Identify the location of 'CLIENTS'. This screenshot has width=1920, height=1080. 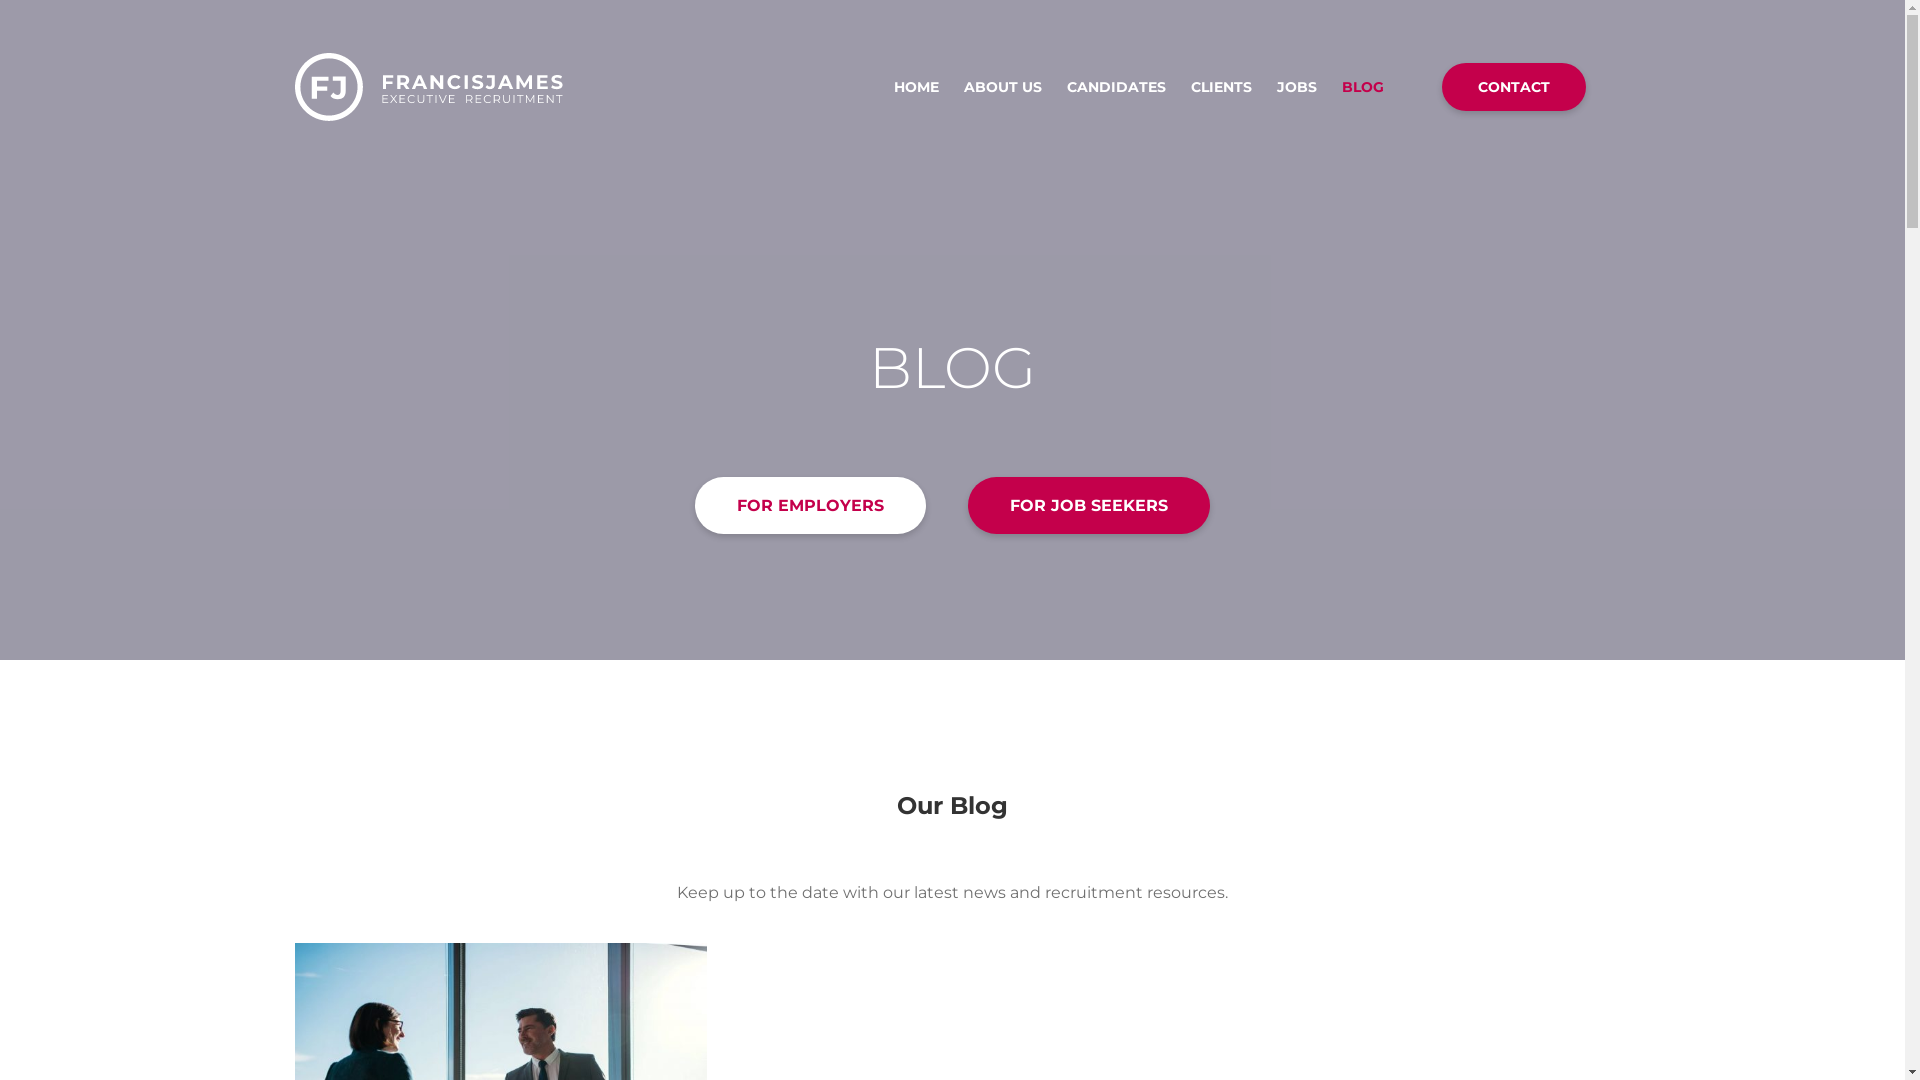
(1219, 86).